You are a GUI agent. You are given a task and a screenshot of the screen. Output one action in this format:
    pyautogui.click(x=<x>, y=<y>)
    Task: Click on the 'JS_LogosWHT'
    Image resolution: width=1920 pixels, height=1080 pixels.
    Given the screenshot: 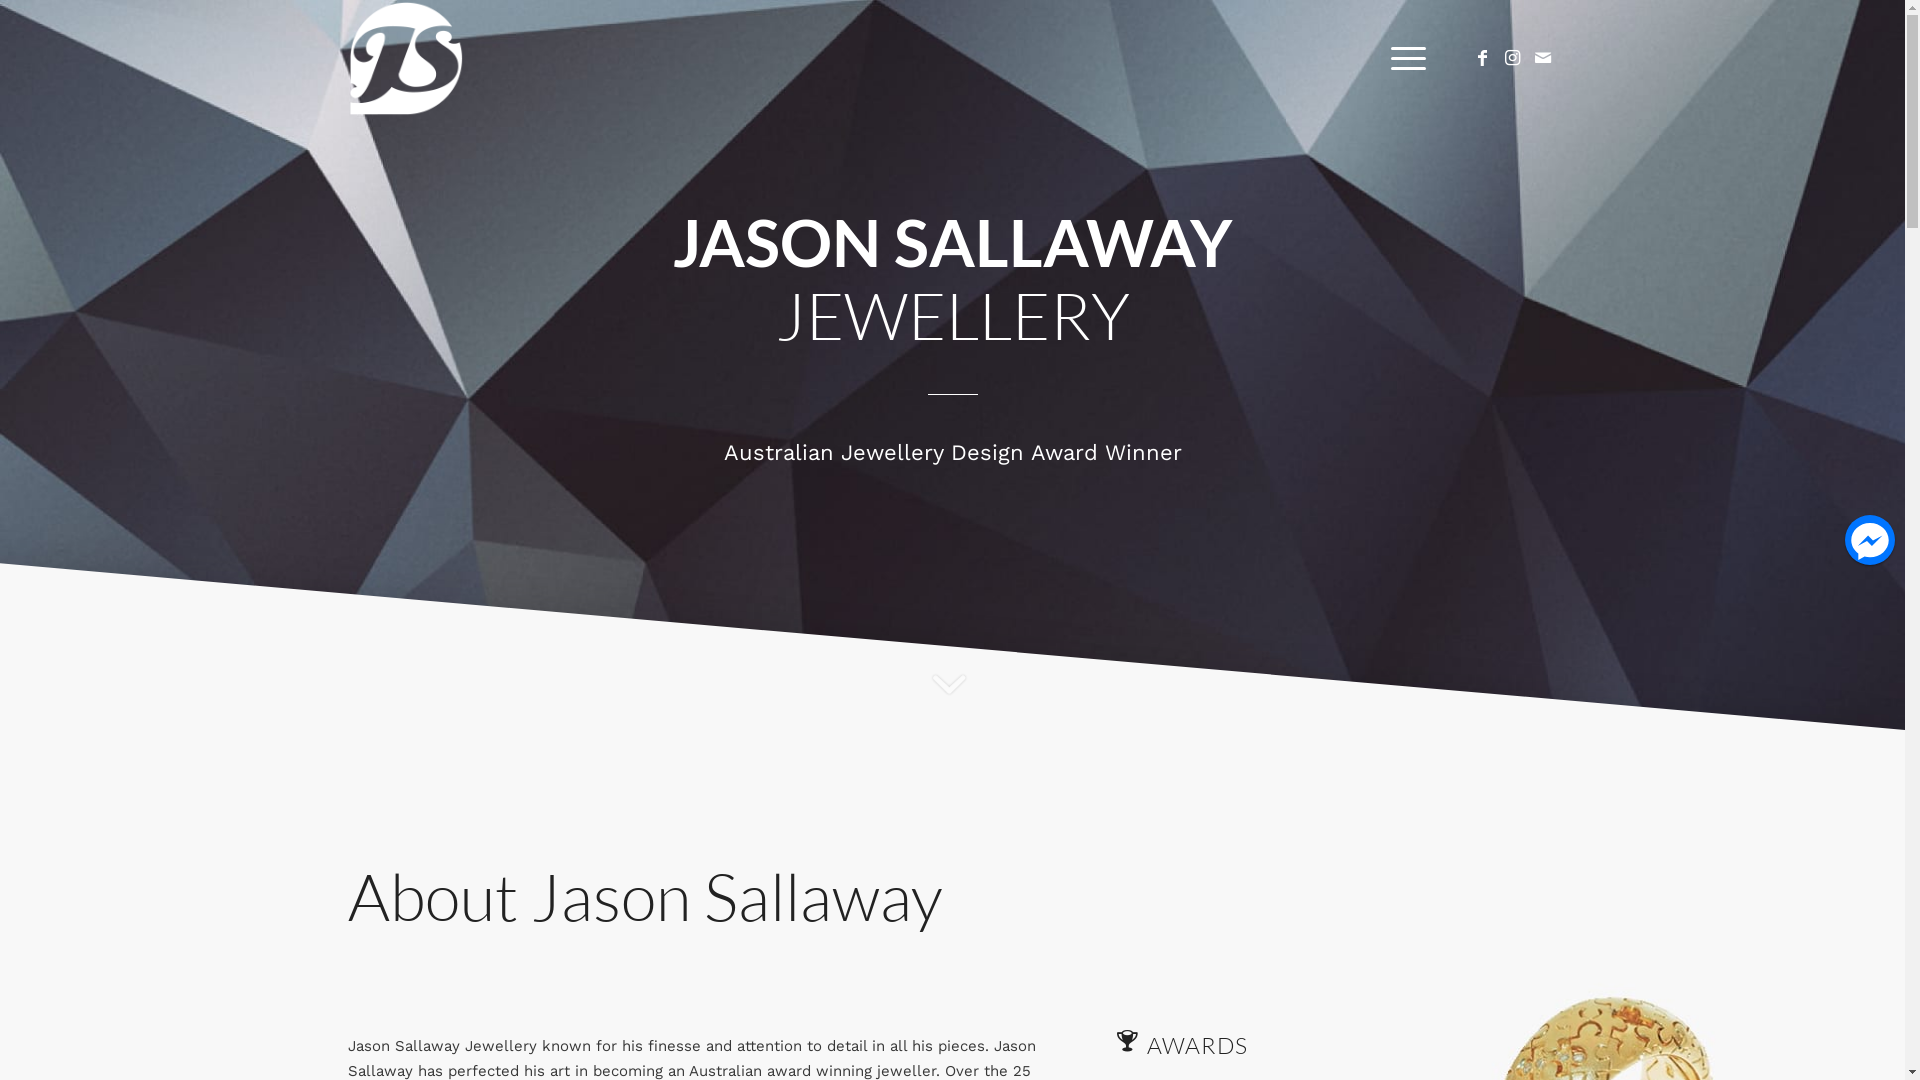 What is the action you would take?
    pyautogui.click(x=405, y=57)
    